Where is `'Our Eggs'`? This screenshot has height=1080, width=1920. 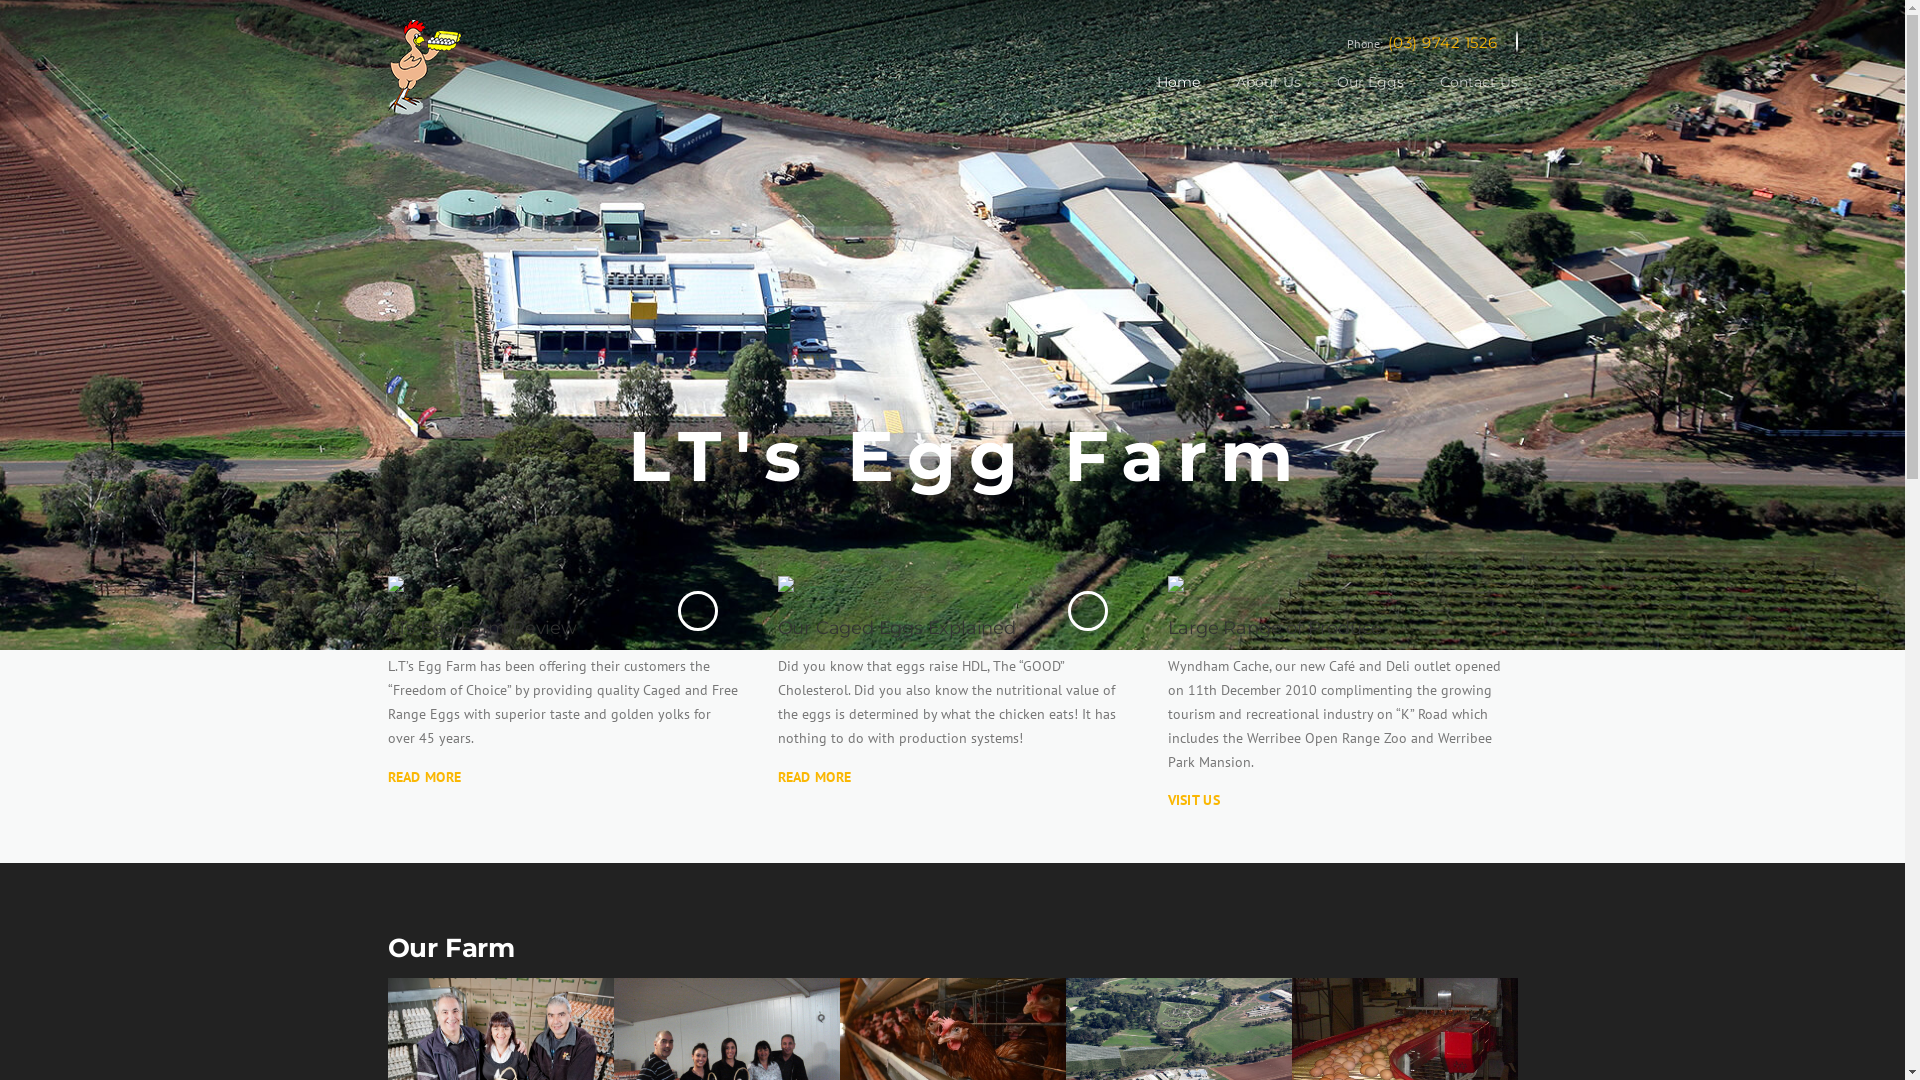 'Our Eggs' is located at coordinates (1368, 96).